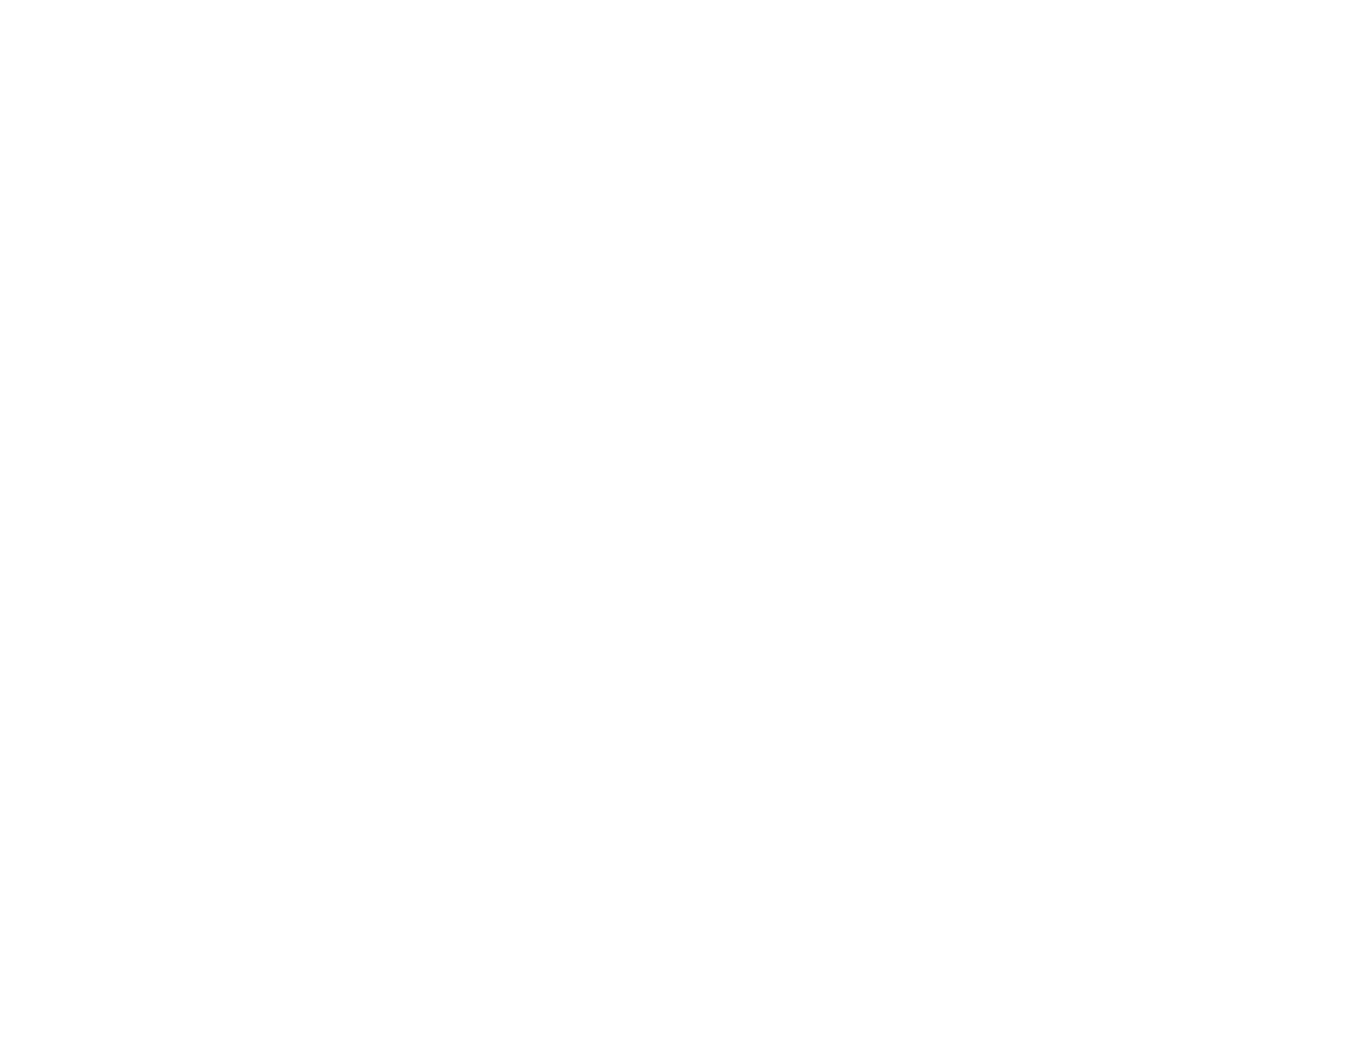 The height and width of the screenshot is (1037, 1366). I want to click on 'First name', so click(220, 597).